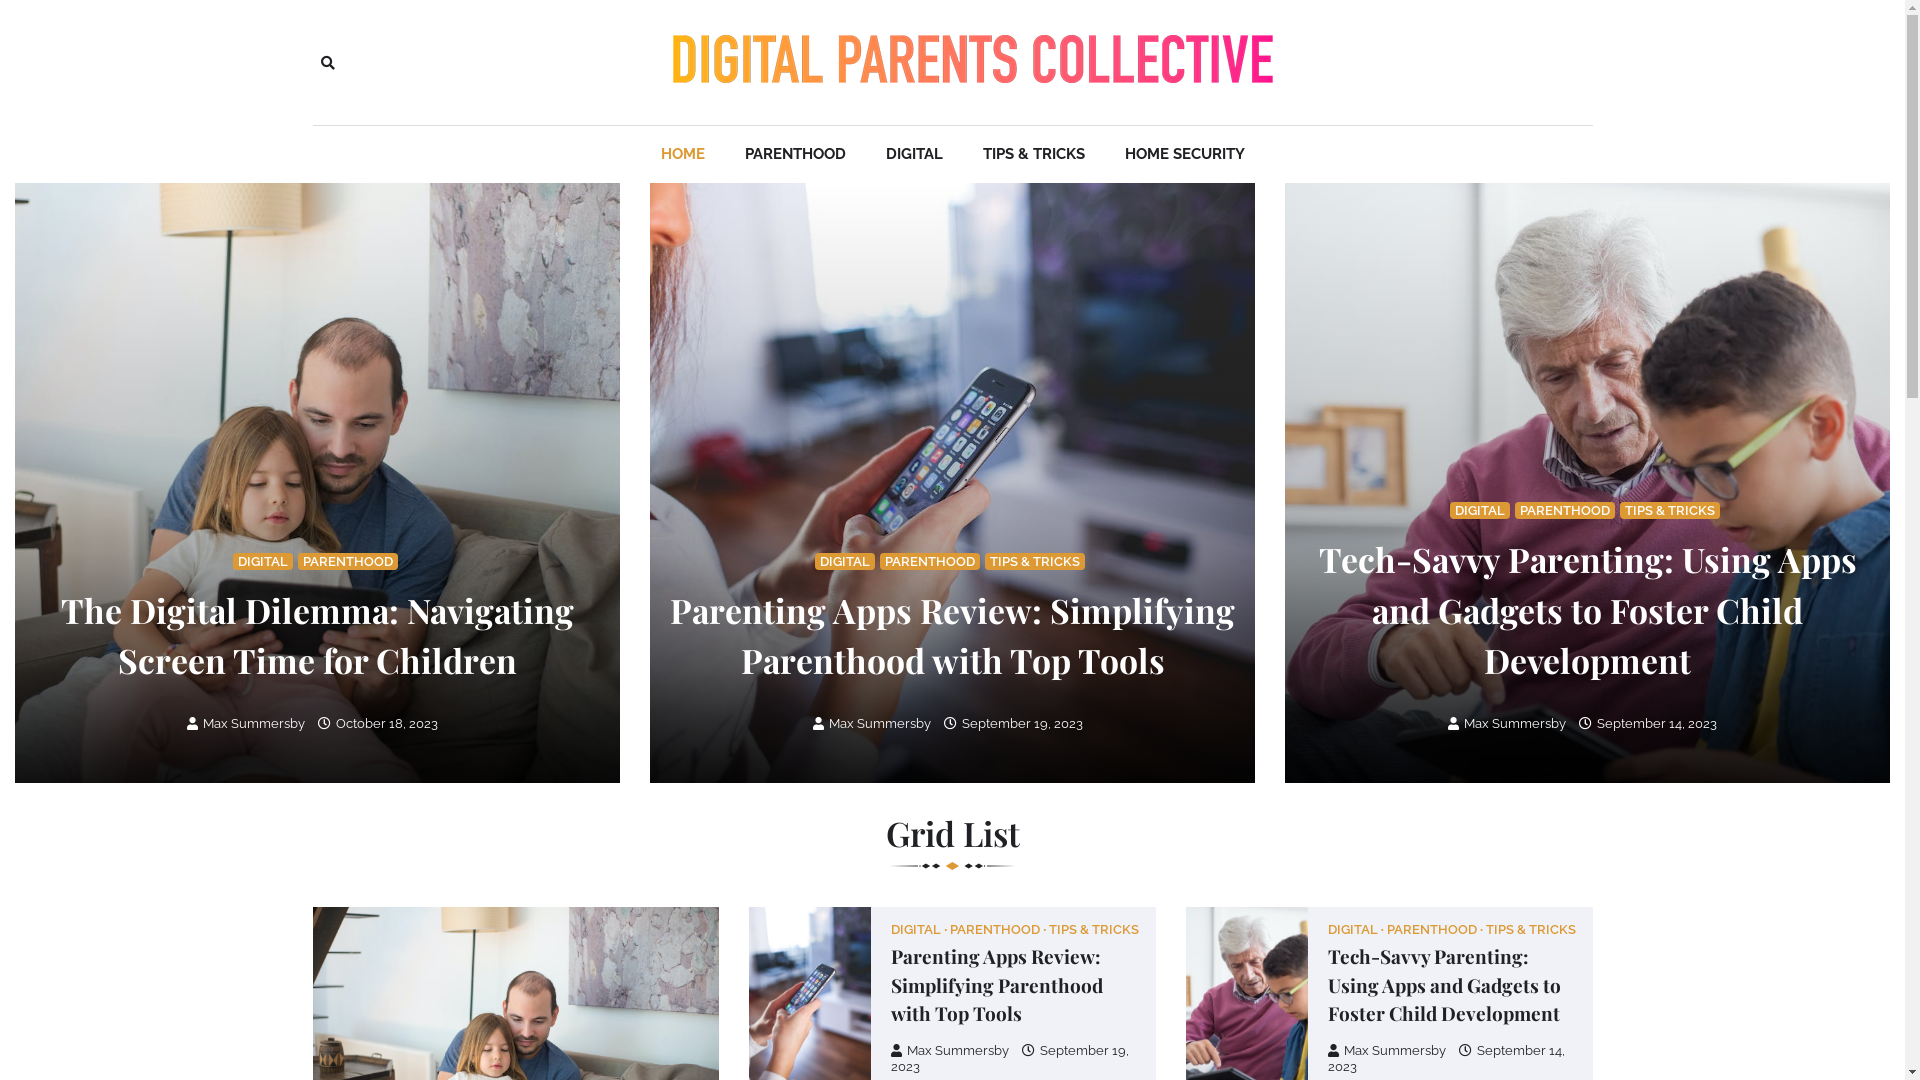  I want to click on 'Max Summersby', so click(1507, 723).